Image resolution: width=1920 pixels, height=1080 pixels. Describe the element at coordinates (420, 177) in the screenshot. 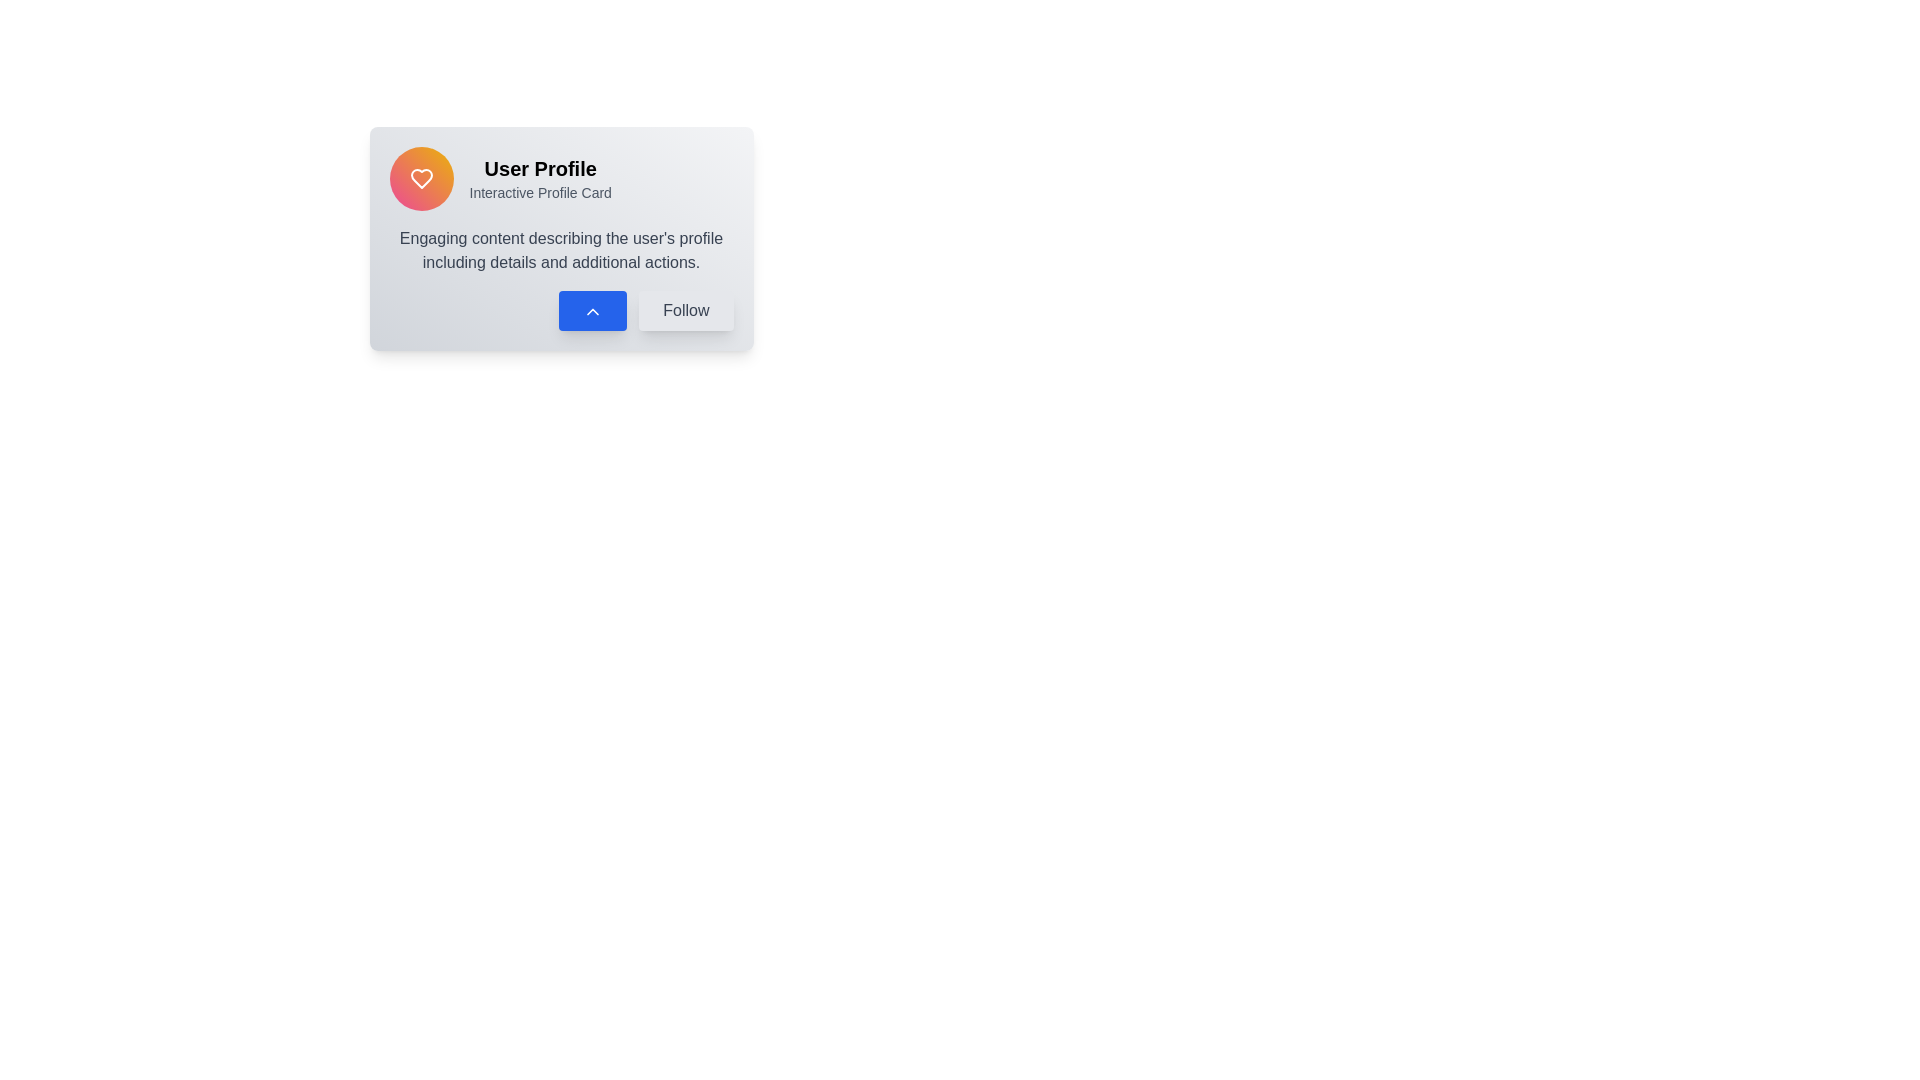

I see `the circular heart-shaped icon with a gradient color, located at the top-left corner of the card, next to 'User Profile' and 'Interactive Profile Card'` at that location.